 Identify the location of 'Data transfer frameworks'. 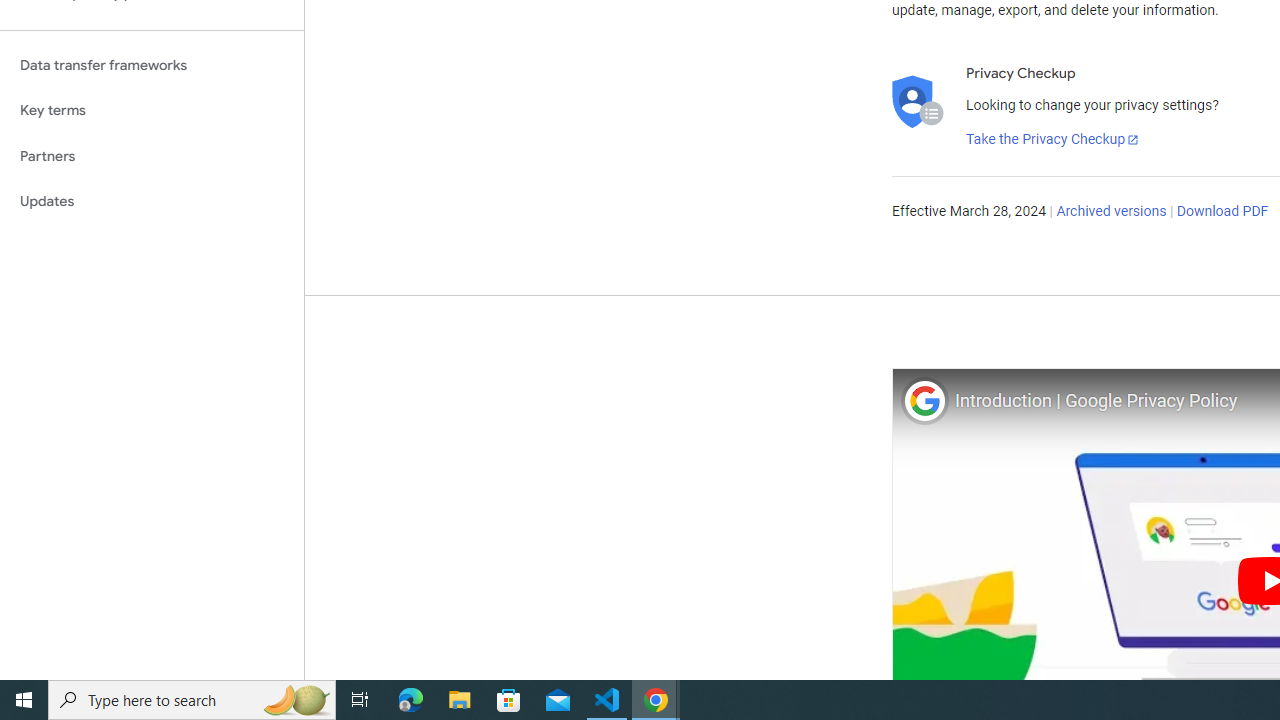
(151, 64).